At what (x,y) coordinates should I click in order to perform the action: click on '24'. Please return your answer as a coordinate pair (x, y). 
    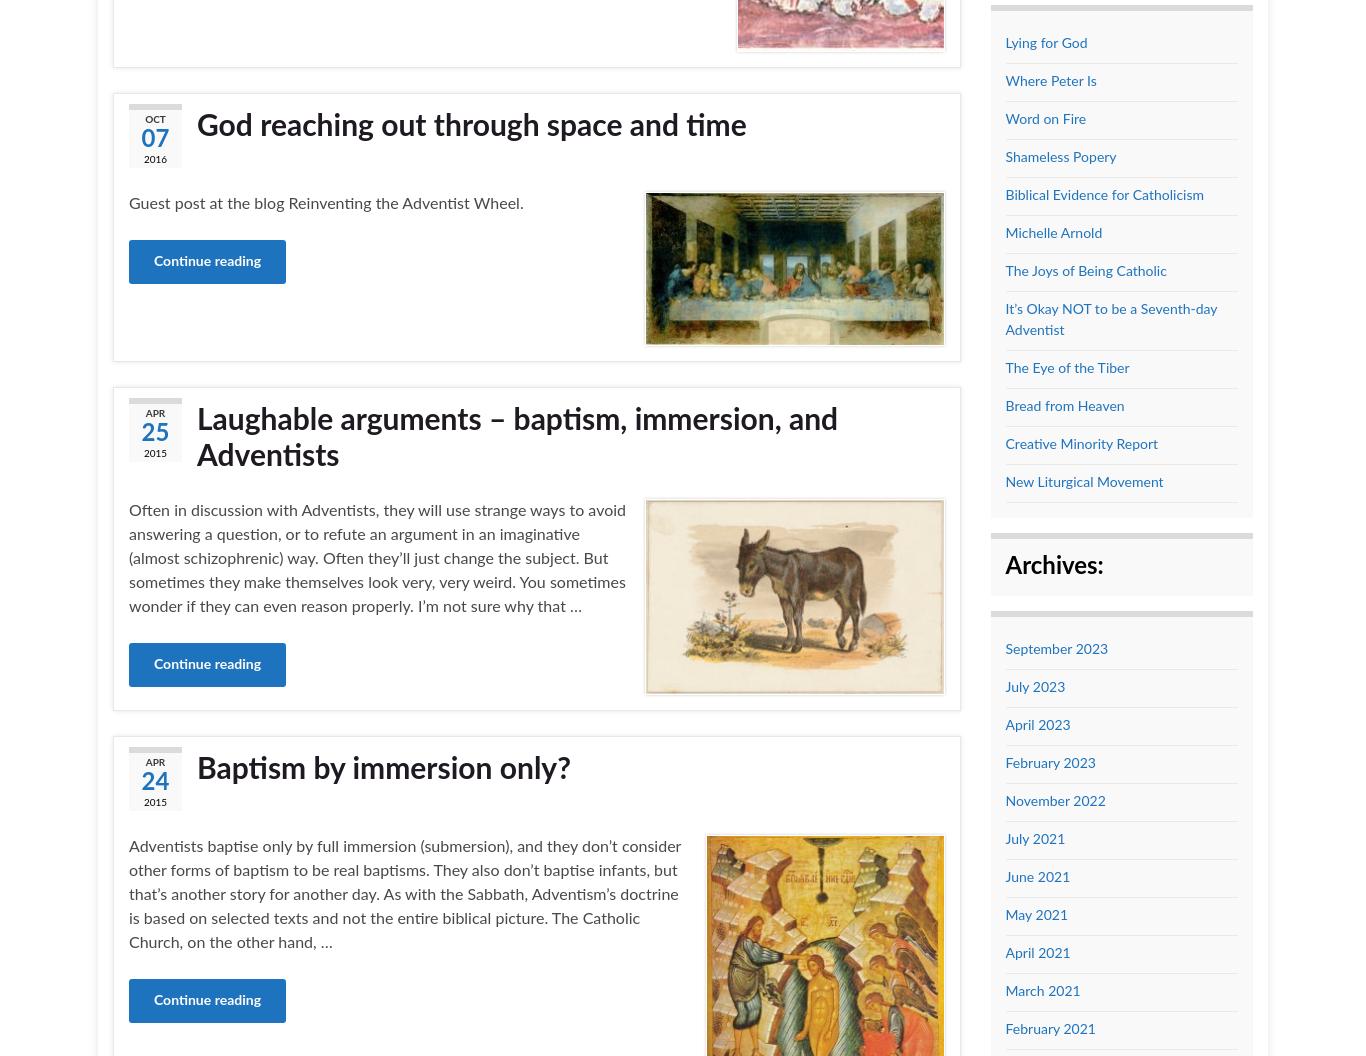
    Looking at the image, I should click on (139, 780).